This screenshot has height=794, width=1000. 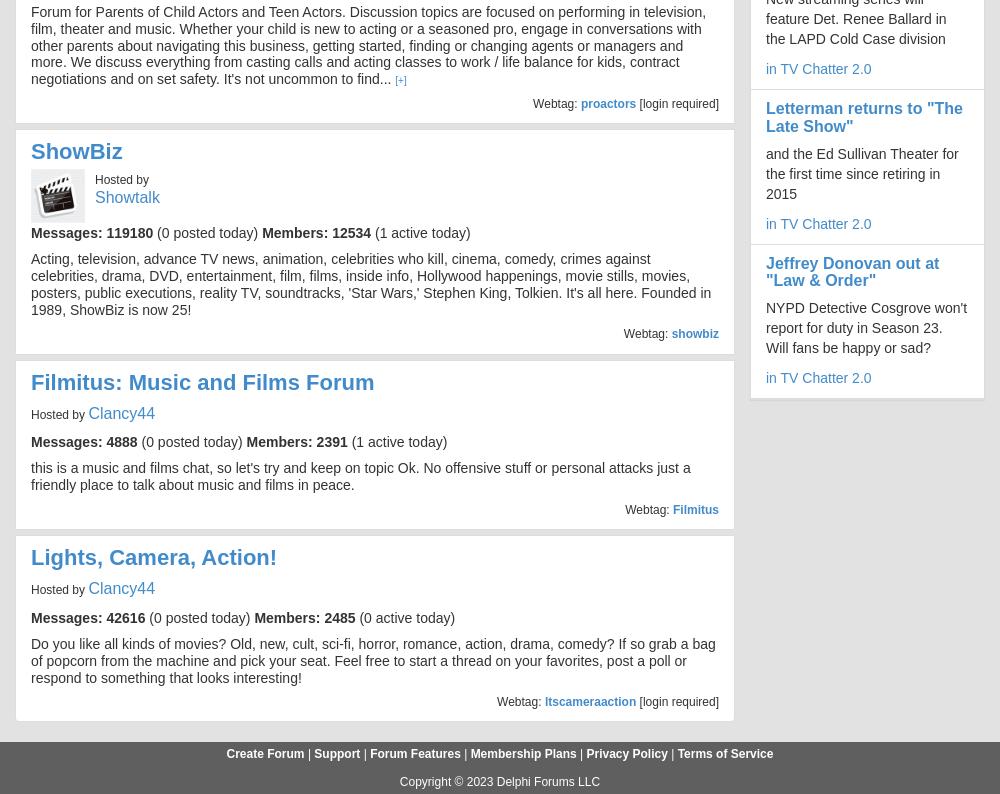 I want to click on 'NYPD Detective  Cosgrove won't report for duty in Season 23. Will fans be happy or sad?', so click(x=865, y=325).